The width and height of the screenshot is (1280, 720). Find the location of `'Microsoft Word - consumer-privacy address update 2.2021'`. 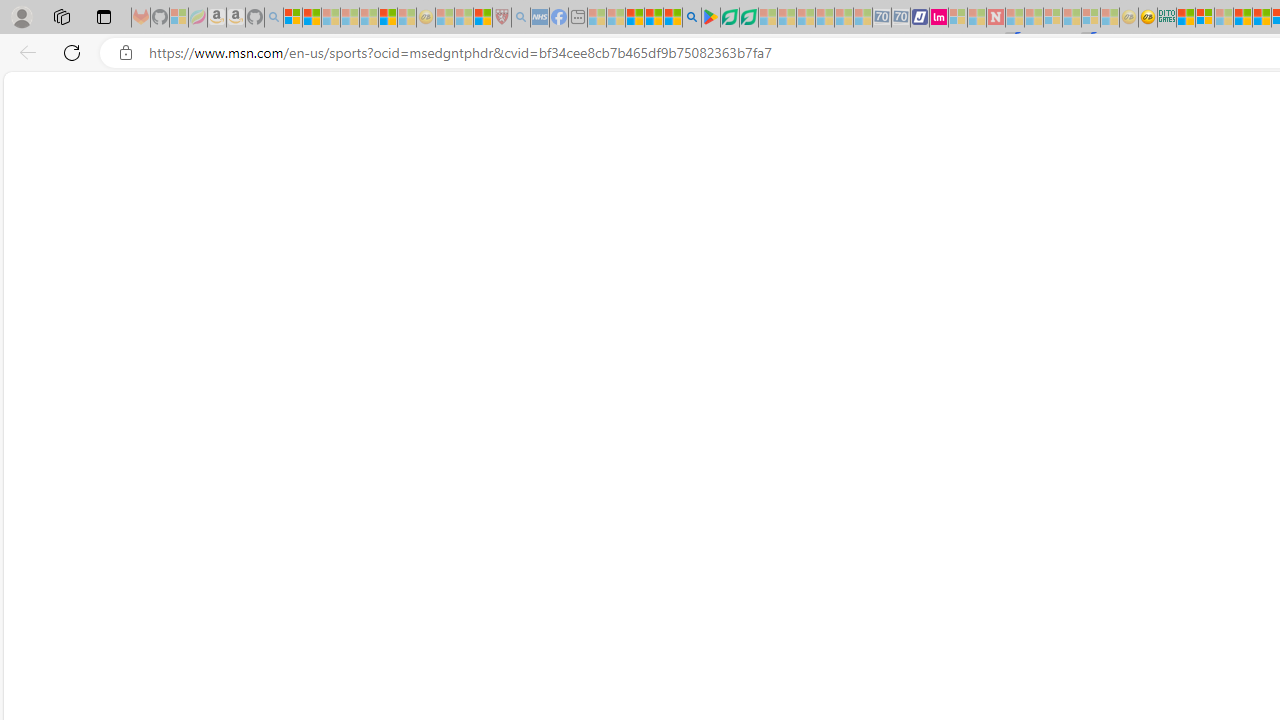

'Microsoft Word - consumer-privacy address update 2.2021' is located at coordinates (747, 17).